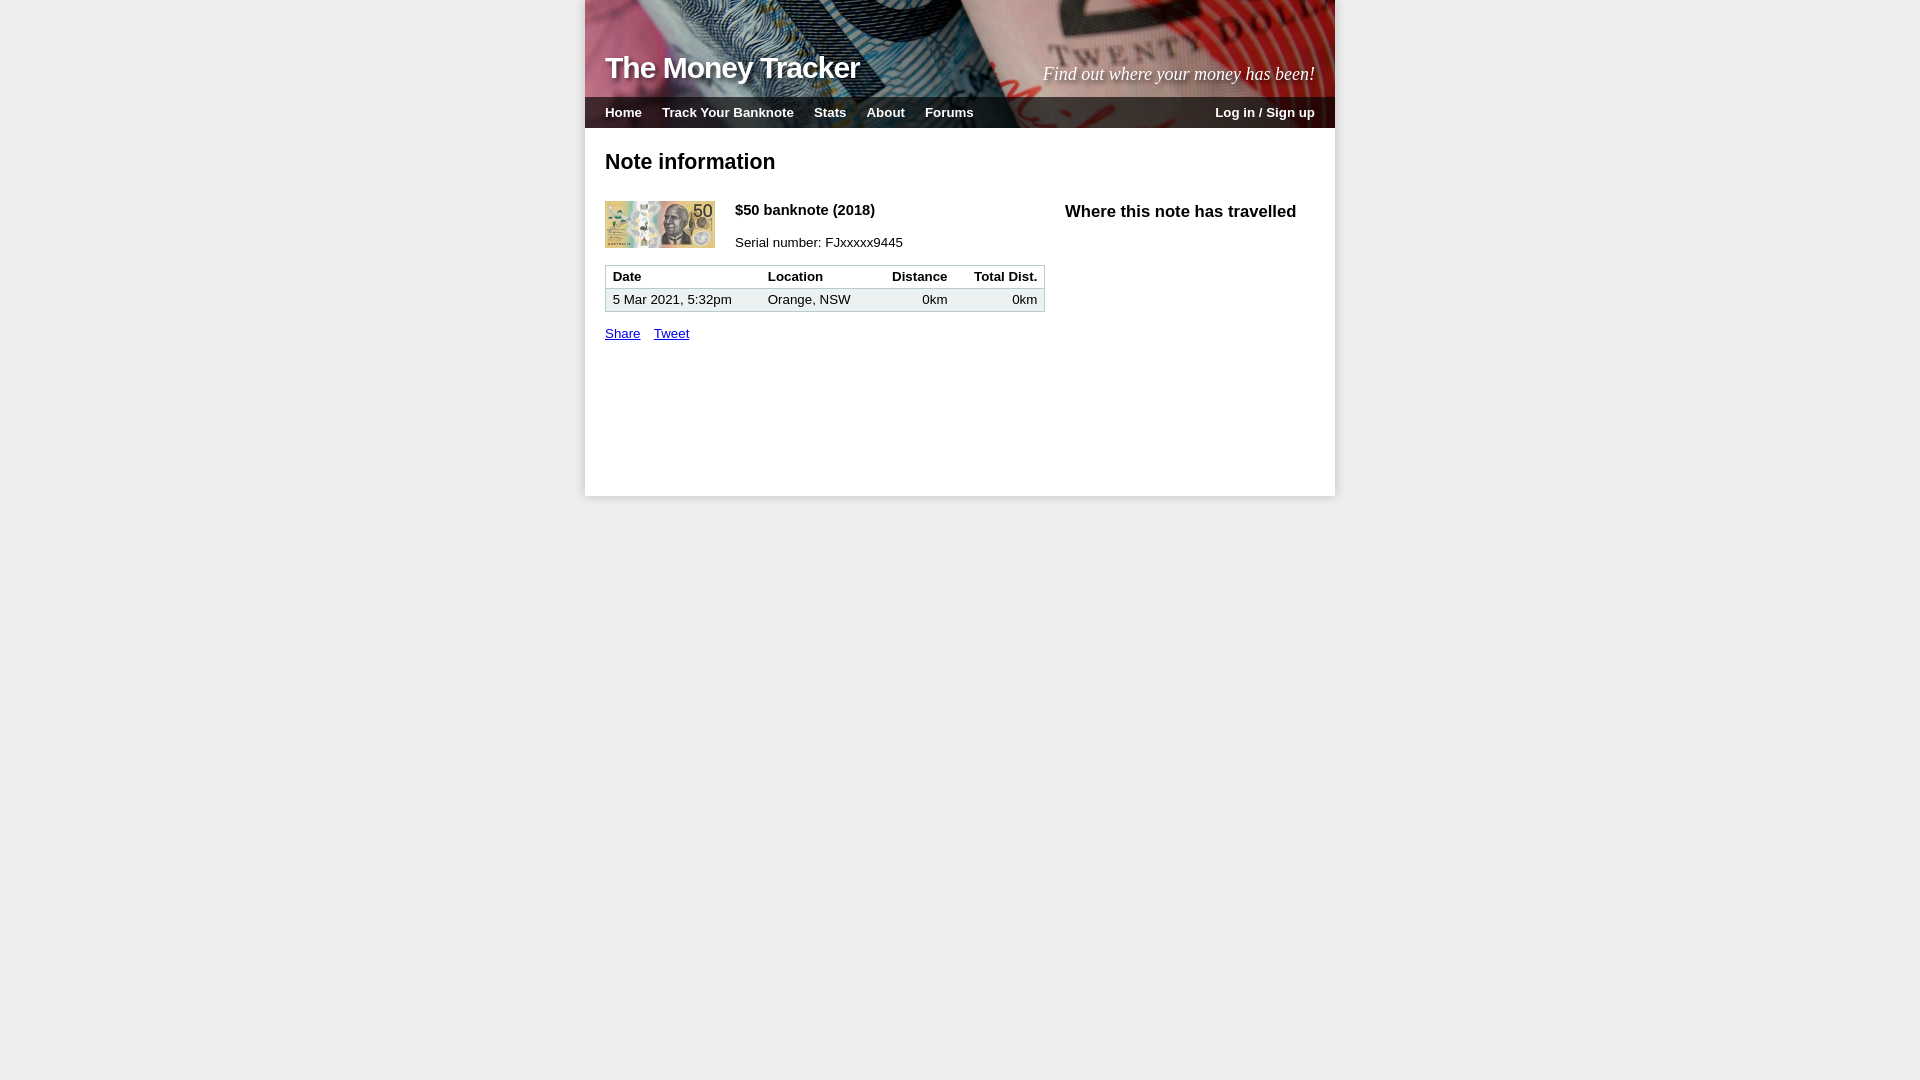 This screenshot has width=1920, height=1080. What do you see at coordinates (622, 332) in the screenshot?
I see `'Share'` at bounding box center [622, 332].